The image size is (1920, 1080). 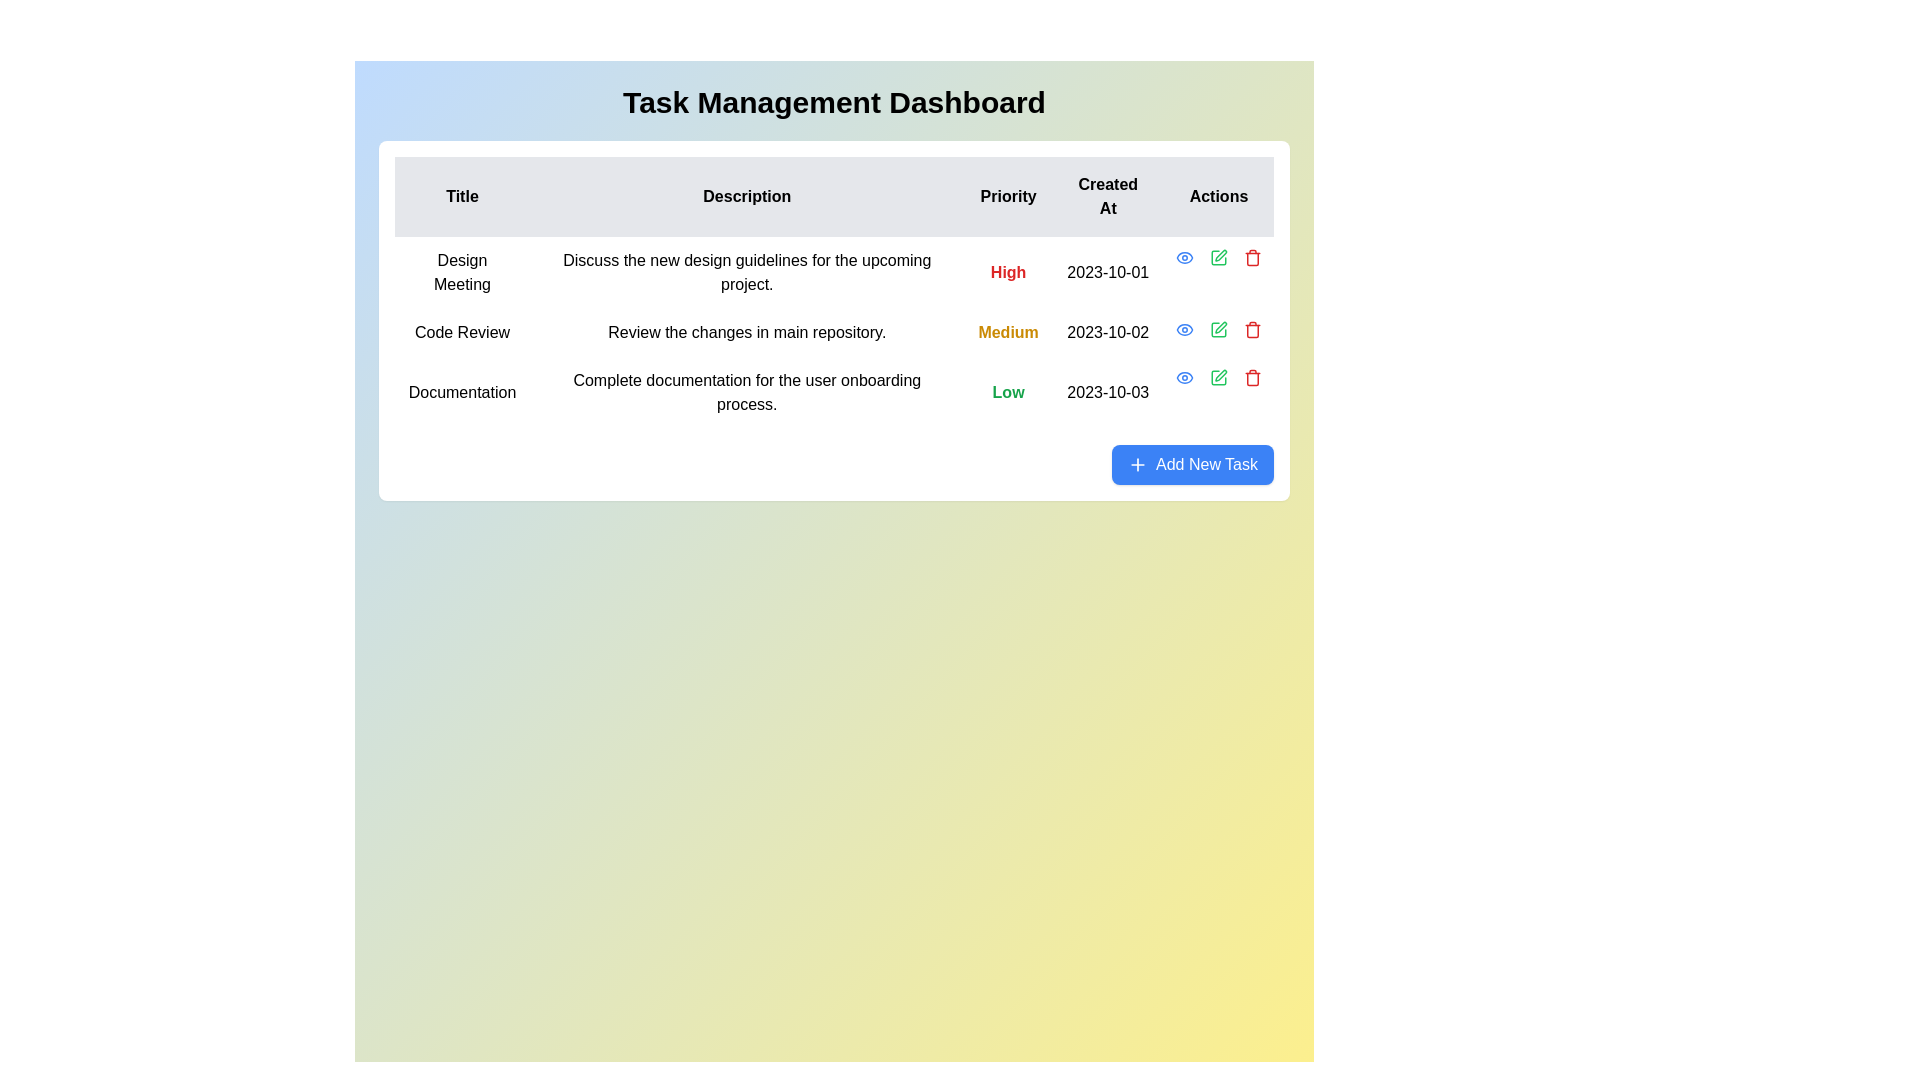 I want to click on the text label that identifies the task 'Design Meeting' in the first row of the task management table under the 'Title' column, so click(x=461, y=273).